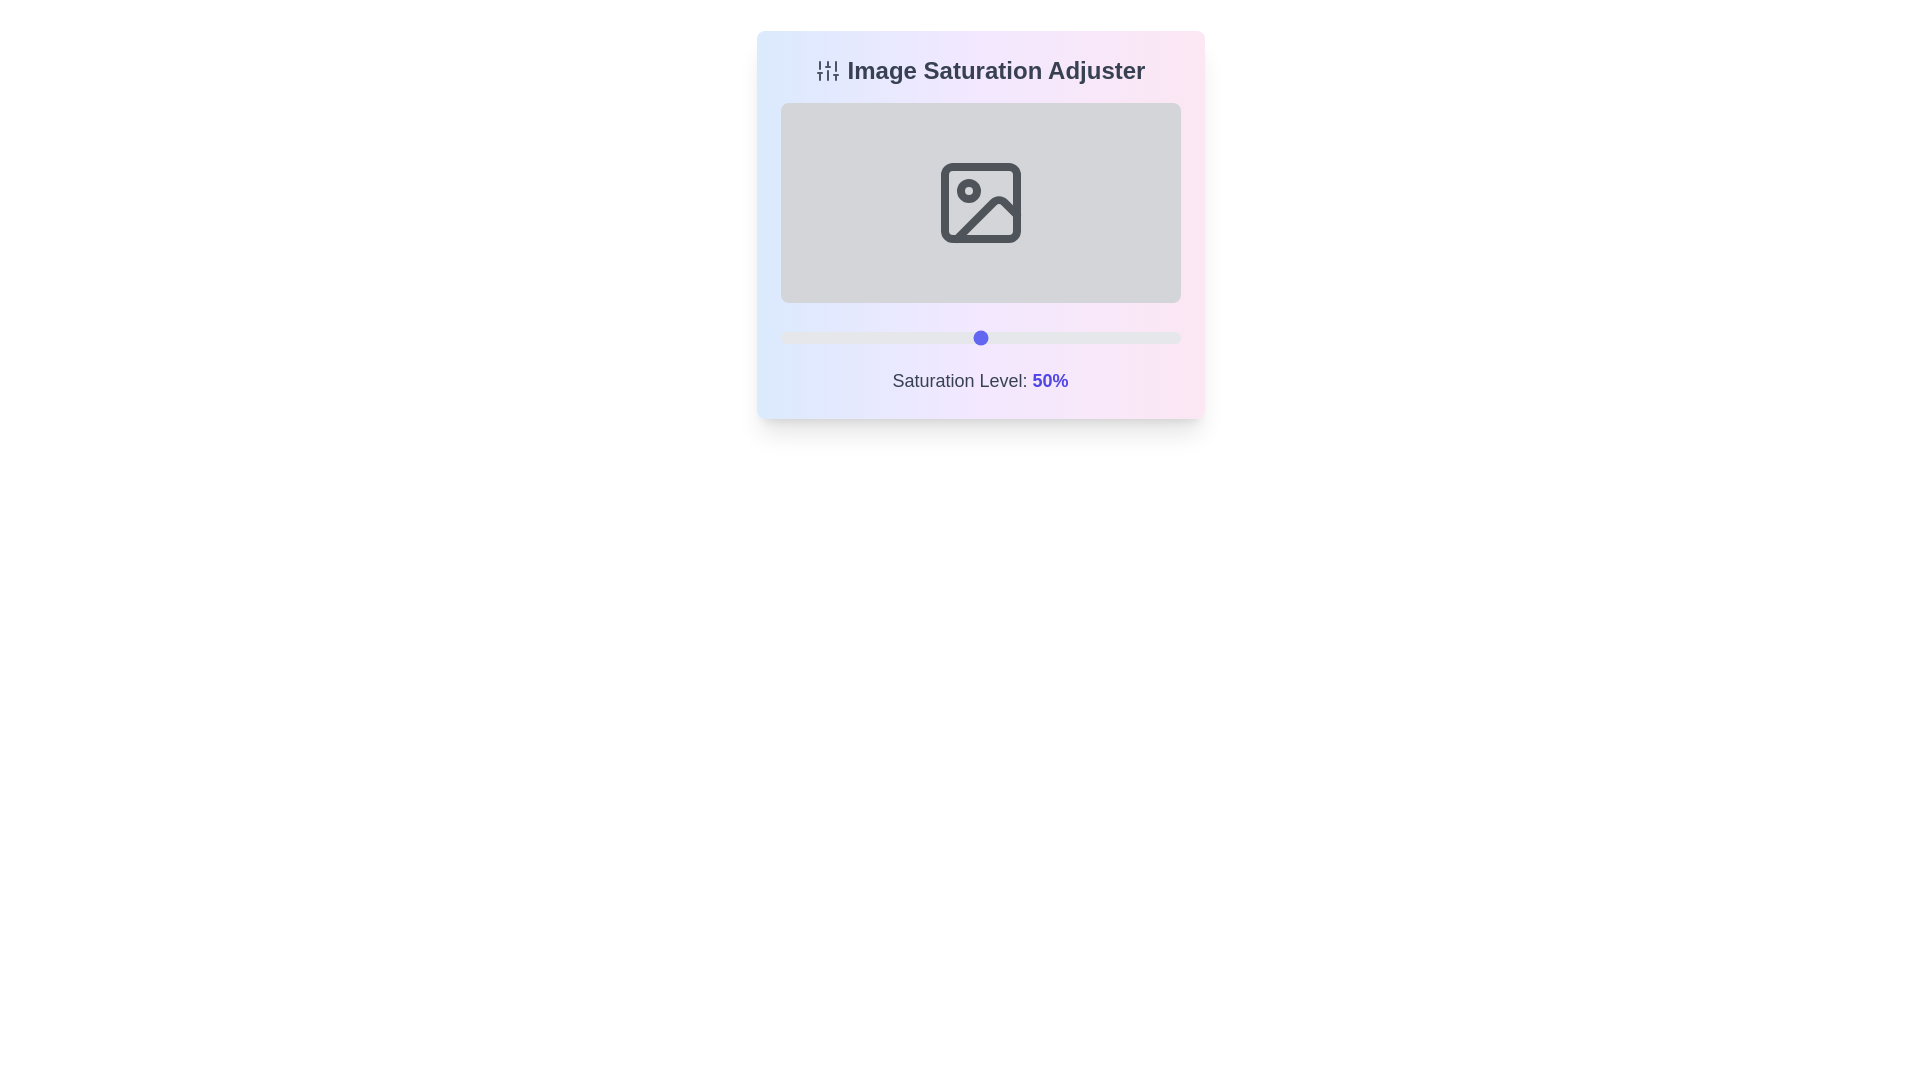 The width and height of the screenshot is (1920, 1080). Describe the element at coordinates (955, 337) in the screenshot. I see `the saturation level to 44% by interacting with the slider` at that location.